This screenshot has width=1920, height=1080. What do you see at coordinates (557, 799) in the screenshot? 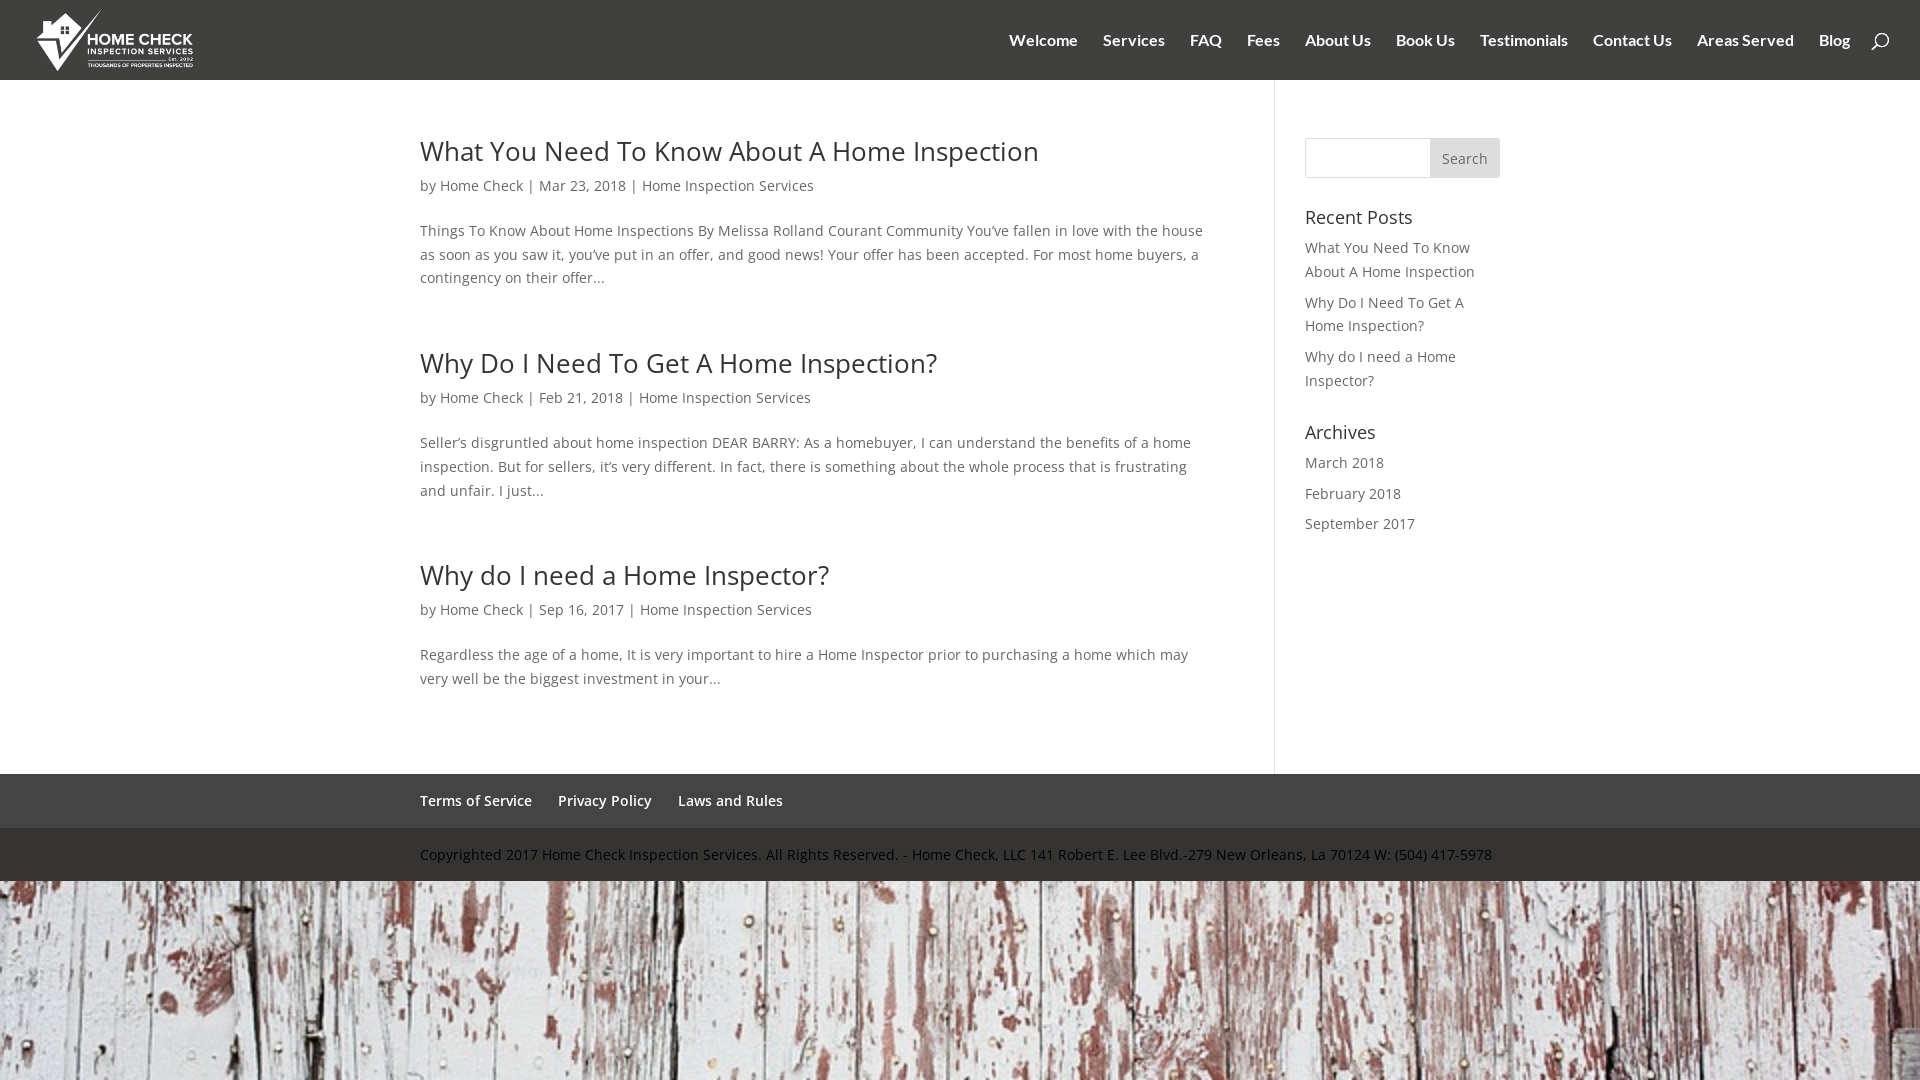
I see `'Privacy Policy'` at bounding box center [557, 799].